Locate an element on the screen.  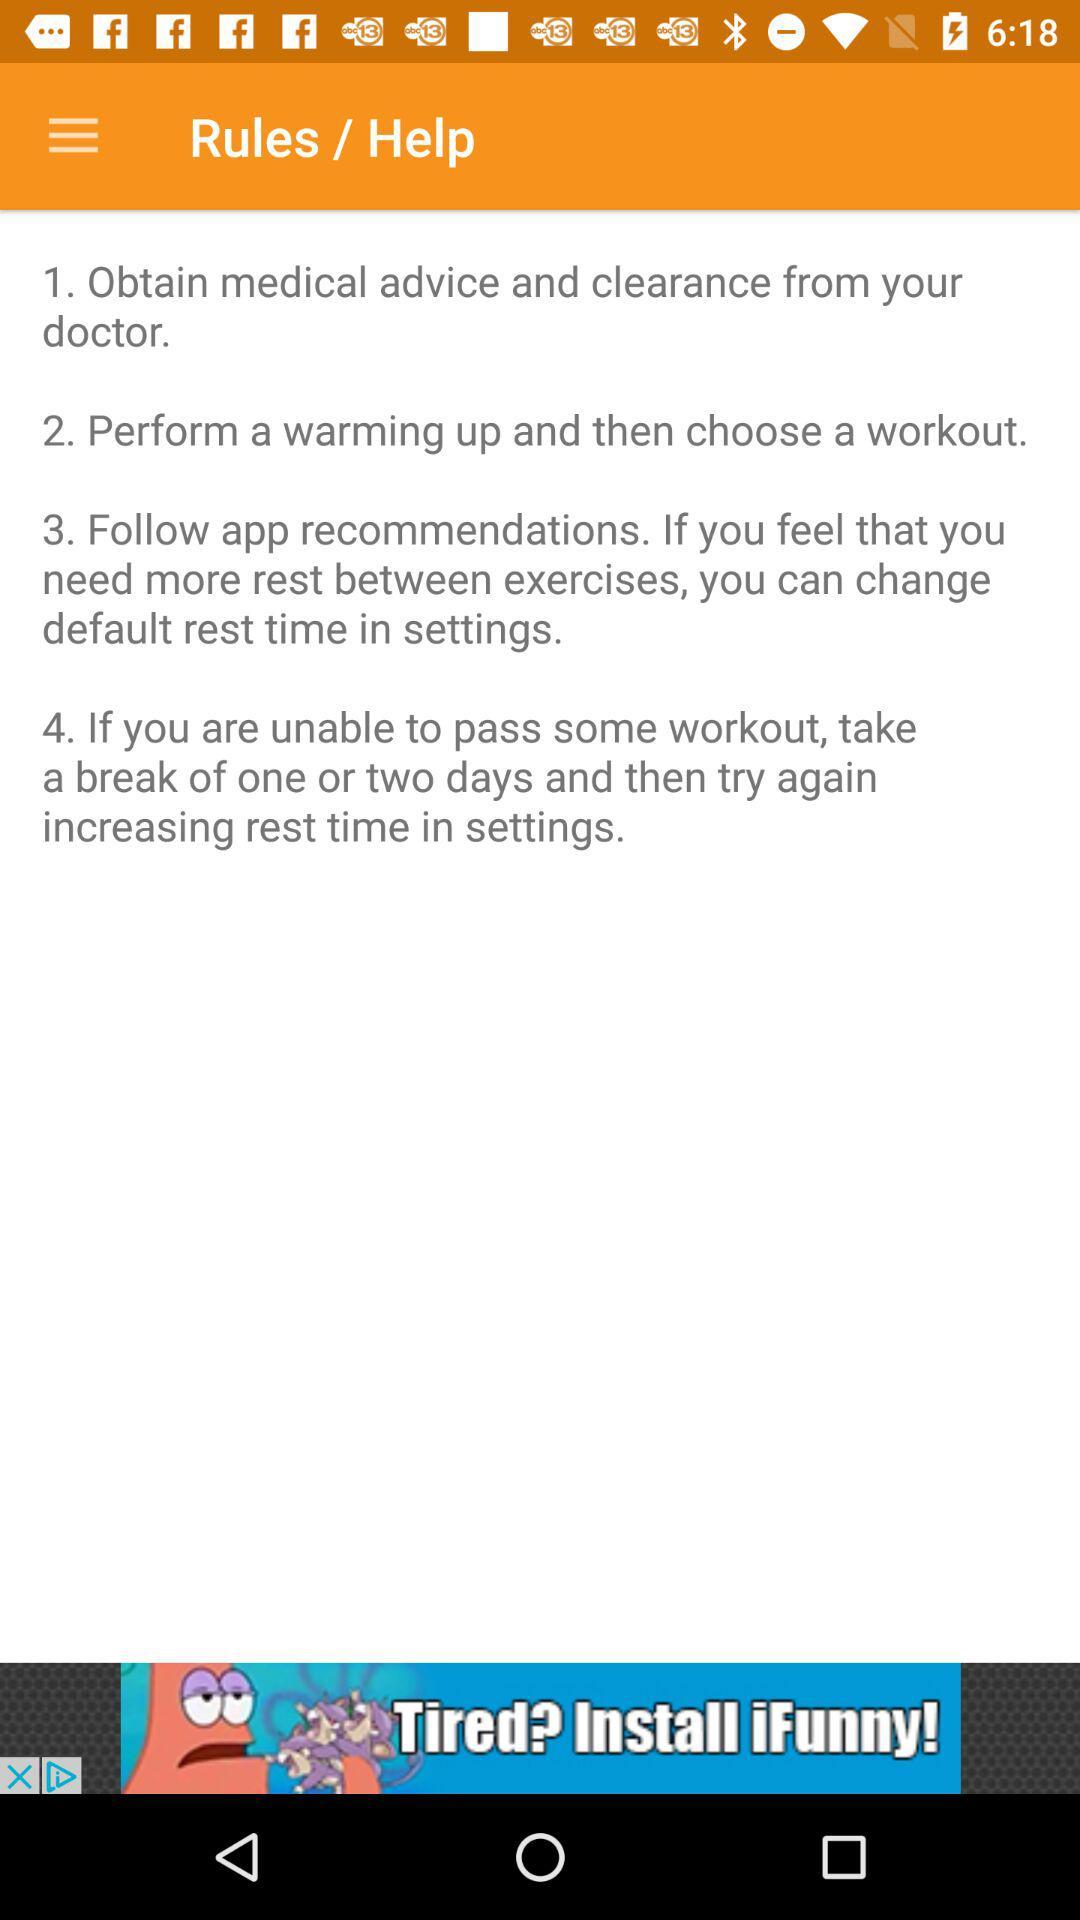
click advertisement is located at coordinates (540, 1727).